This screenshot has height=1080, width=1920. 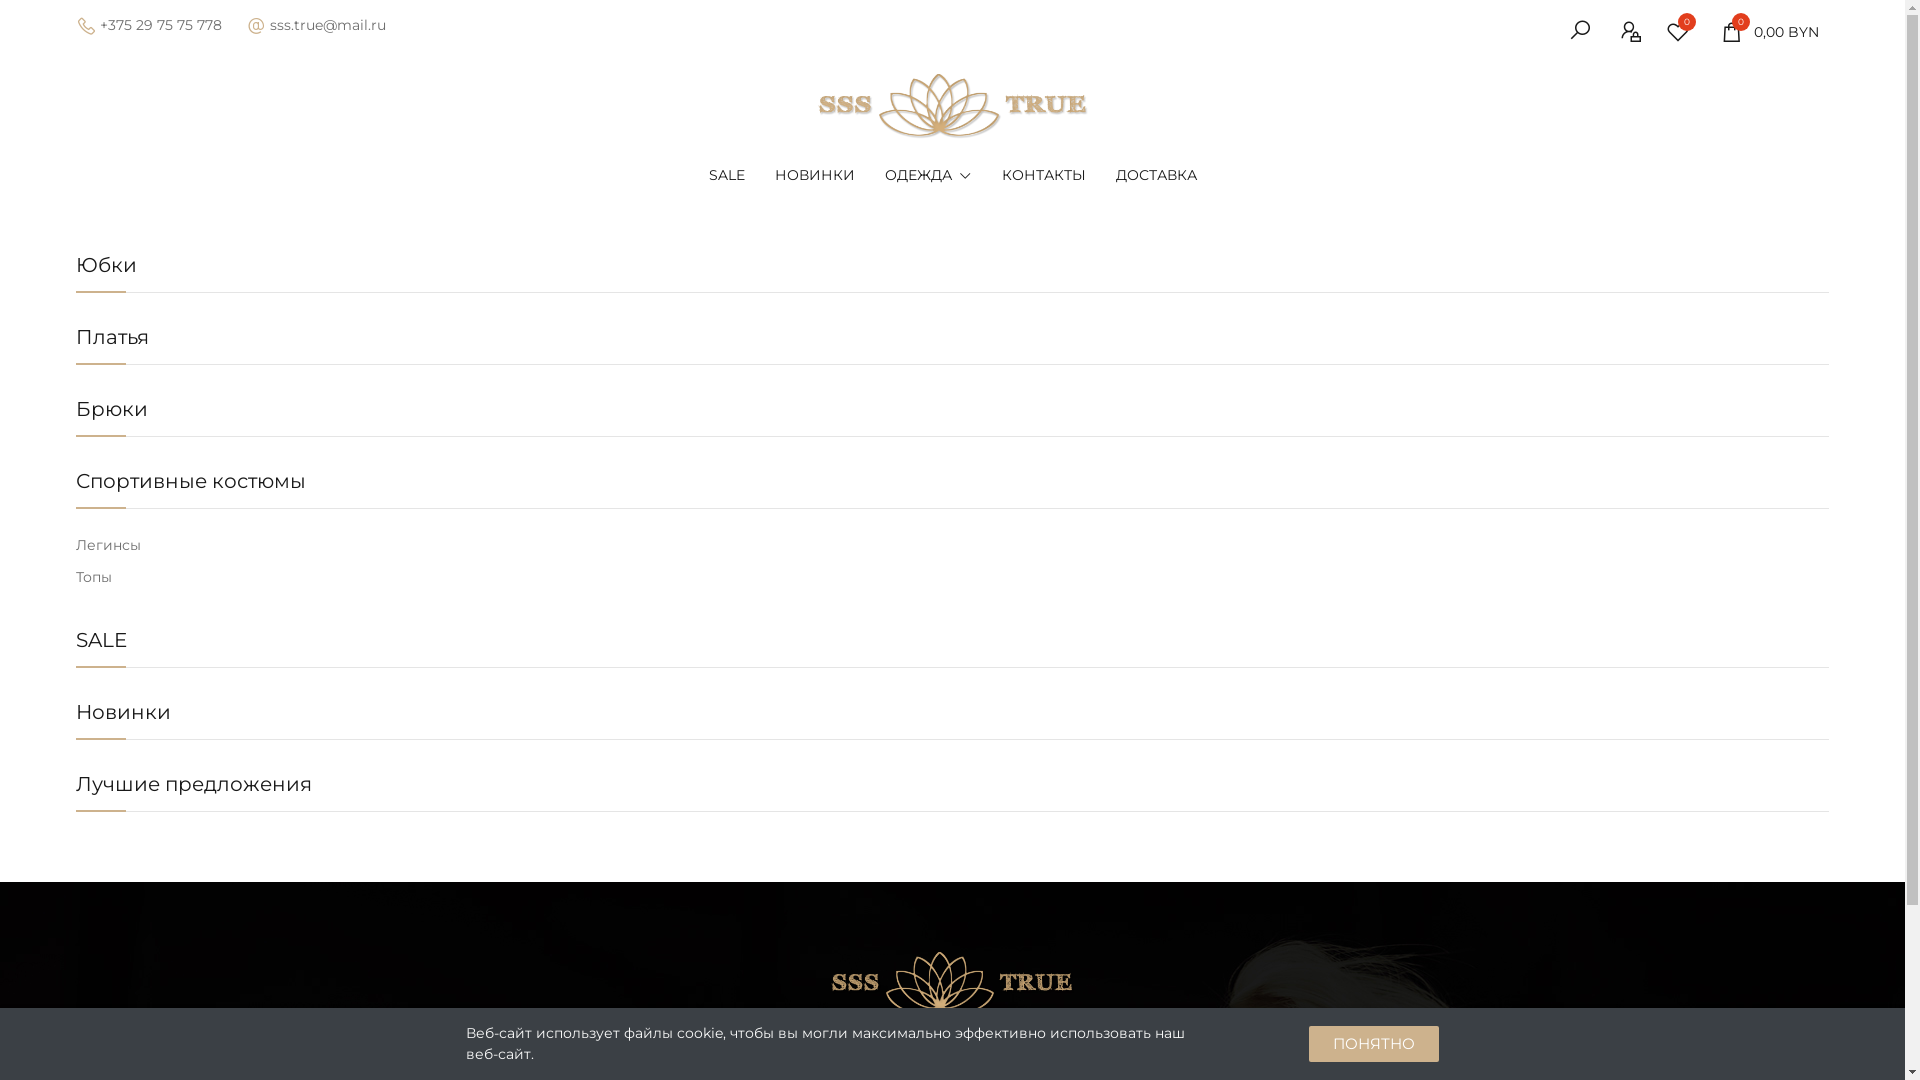 What do you see at coordinates (100, 640) in the screenshot?
I see `'SALE'` at bounding box center [100, 640].